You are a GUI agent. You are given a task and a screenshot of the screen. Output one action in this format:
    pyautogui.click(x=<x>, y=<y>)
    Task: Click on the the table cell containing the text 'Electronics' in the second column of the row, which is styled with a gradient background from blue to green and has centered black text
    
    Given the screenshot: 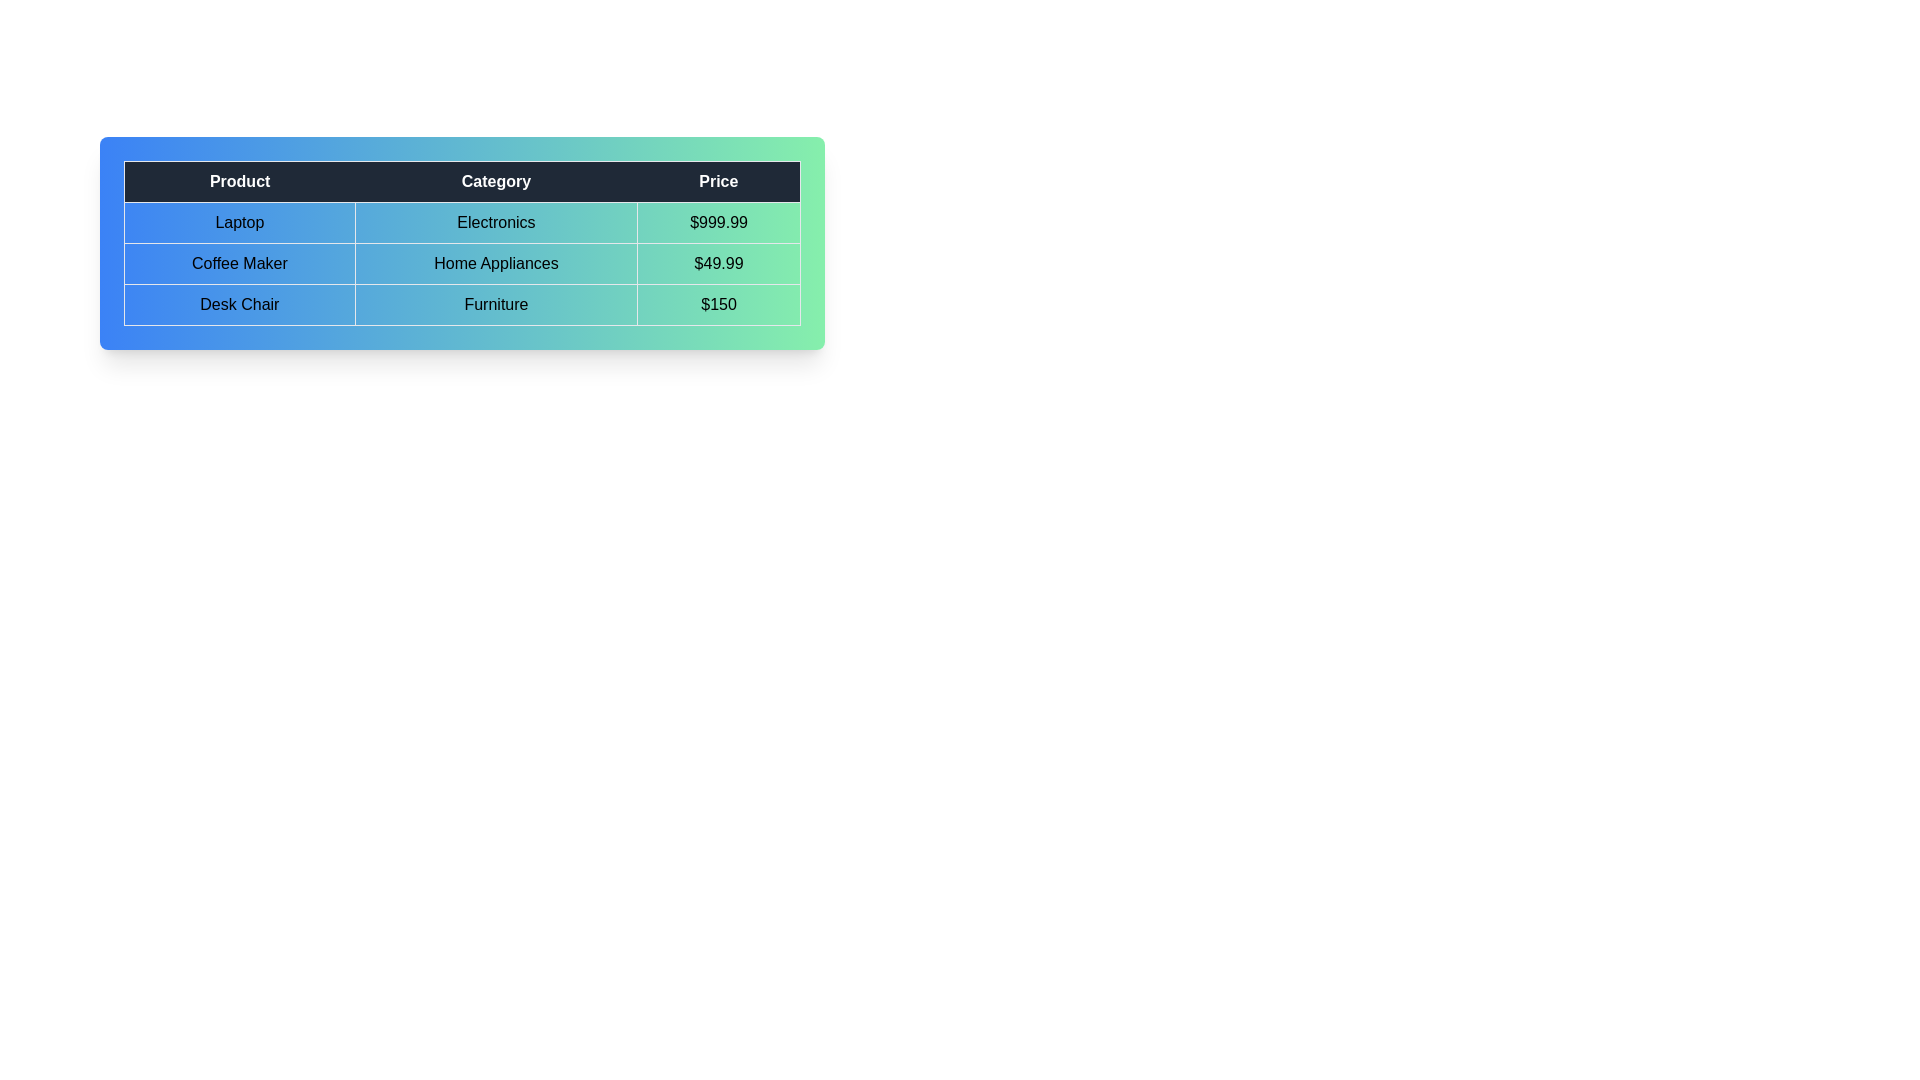 What is the action you would take?
    pyautogui.click(x=496, y=223)
    